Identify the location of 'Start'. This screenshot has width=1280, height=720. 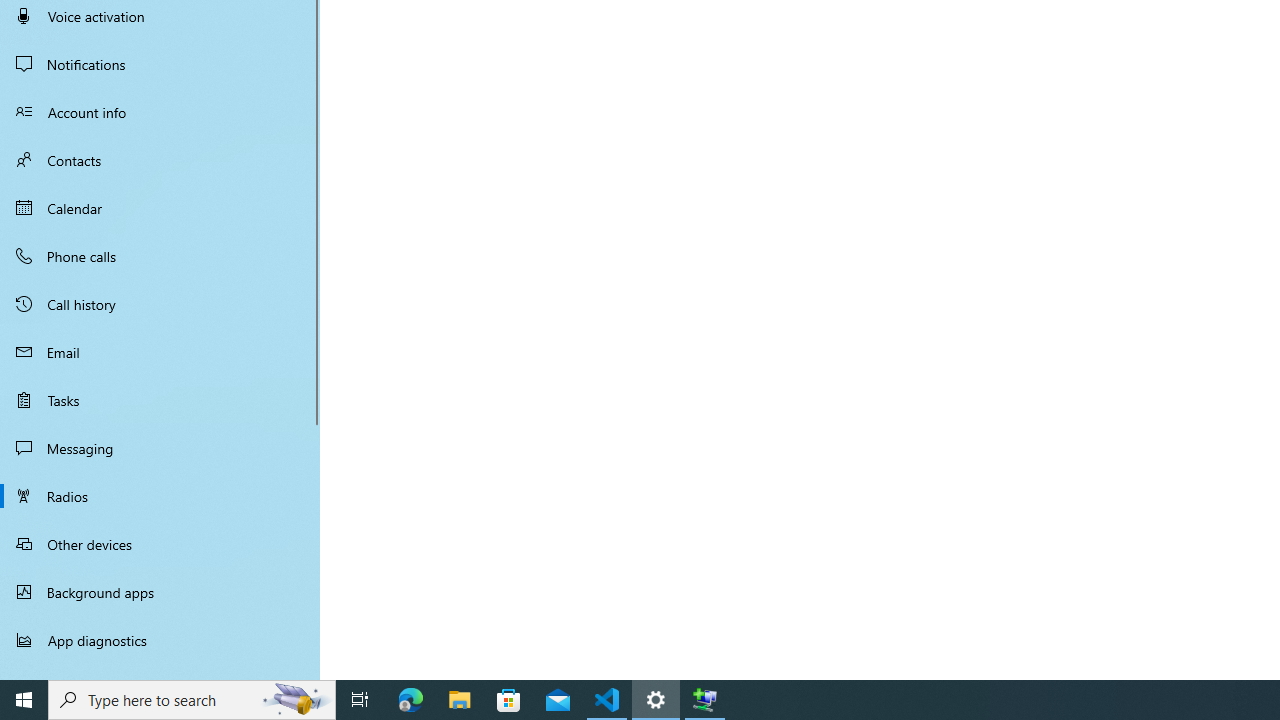
(24, 698).